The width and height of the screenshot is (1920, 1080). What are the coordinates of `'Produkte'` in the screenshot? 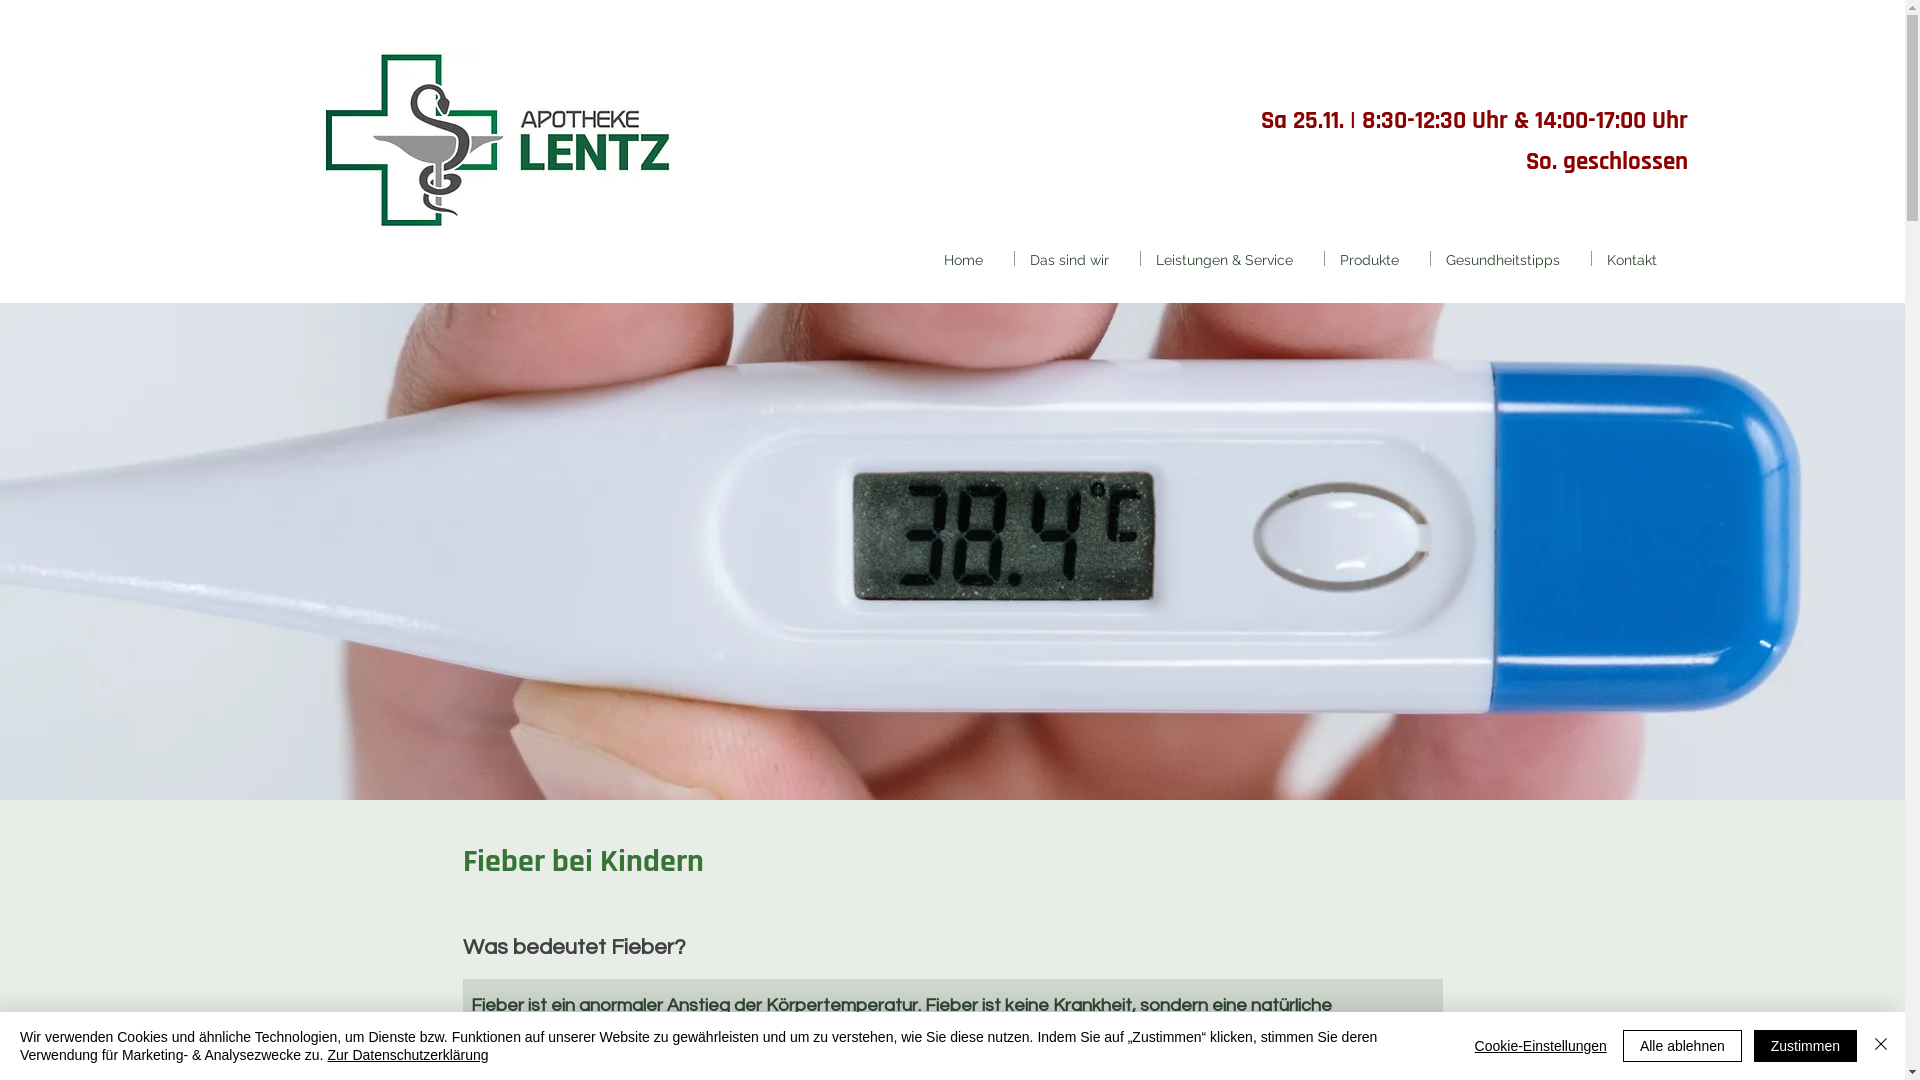 It's located at (1324, 257).